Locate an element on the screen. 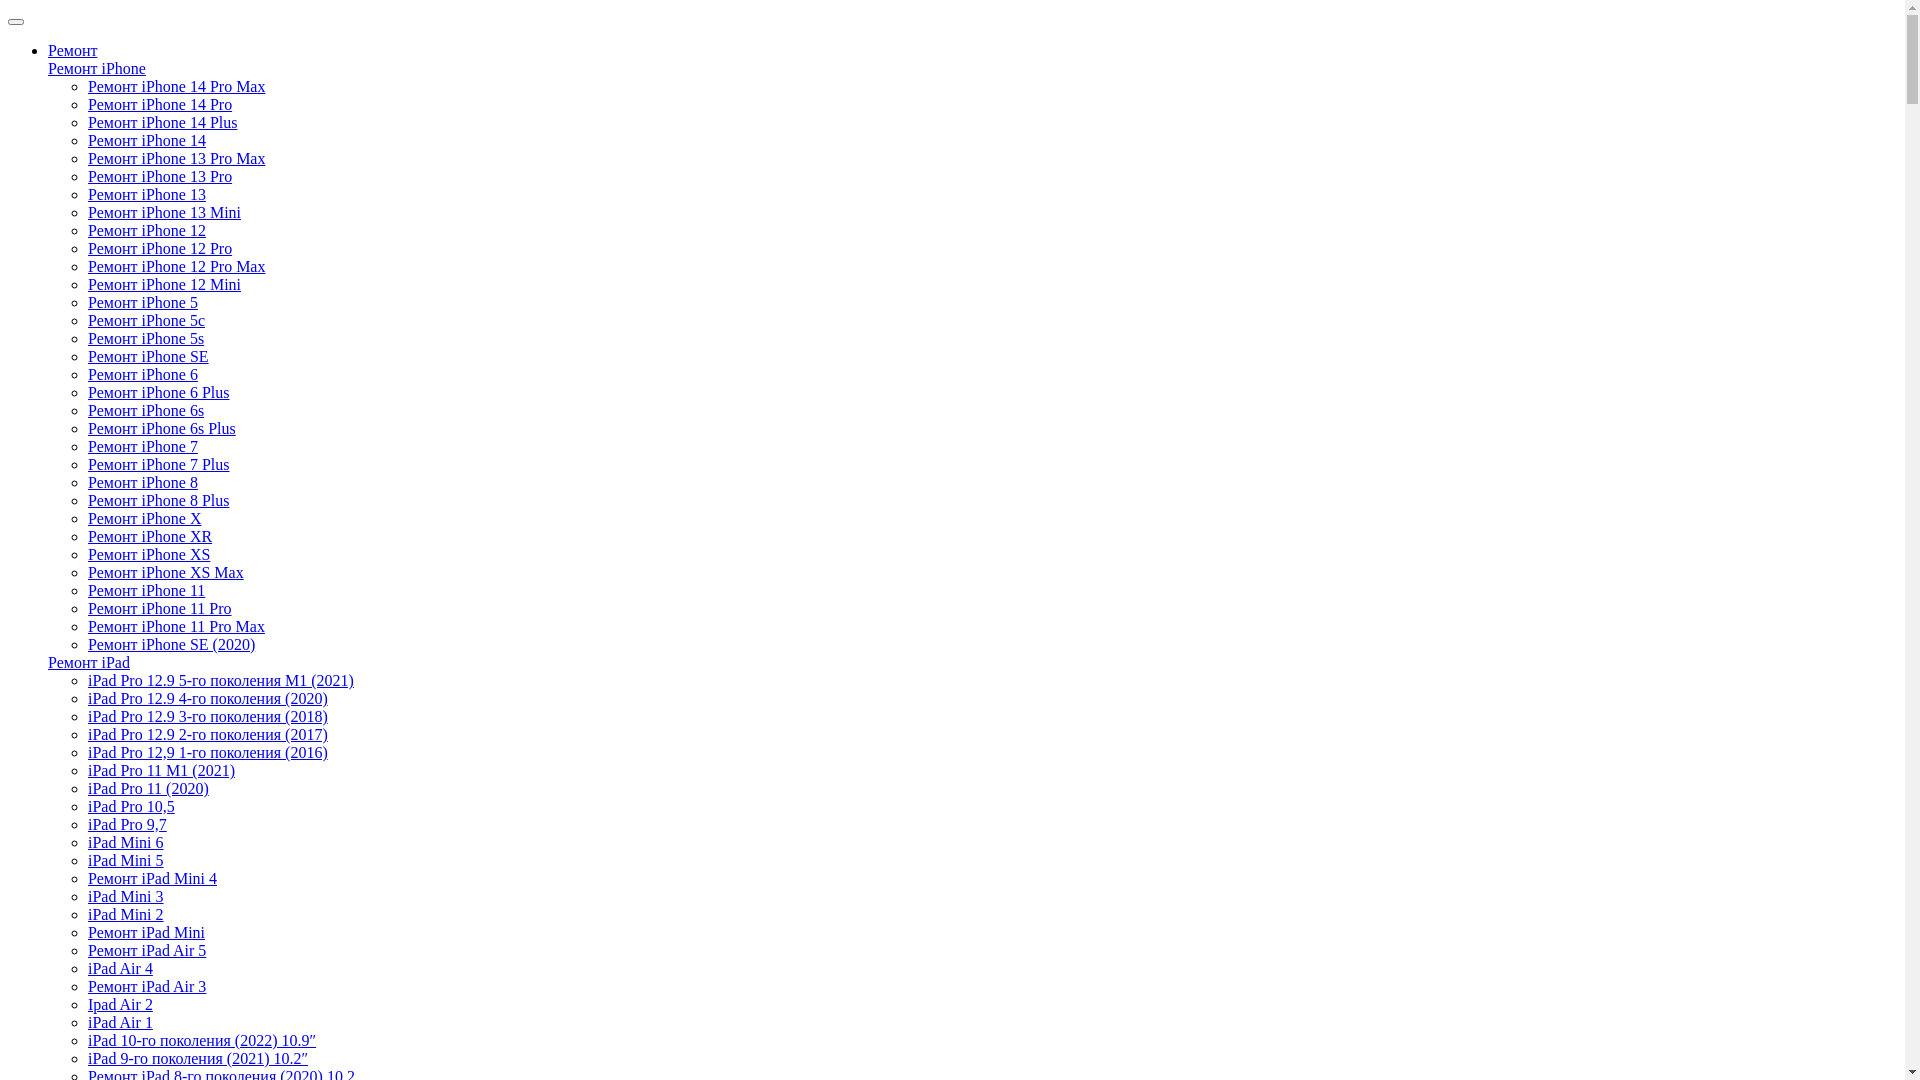 This screenshot has height=1080, width=1920. 'iPad Pro 9,7' is located at coordinates (126, 824).